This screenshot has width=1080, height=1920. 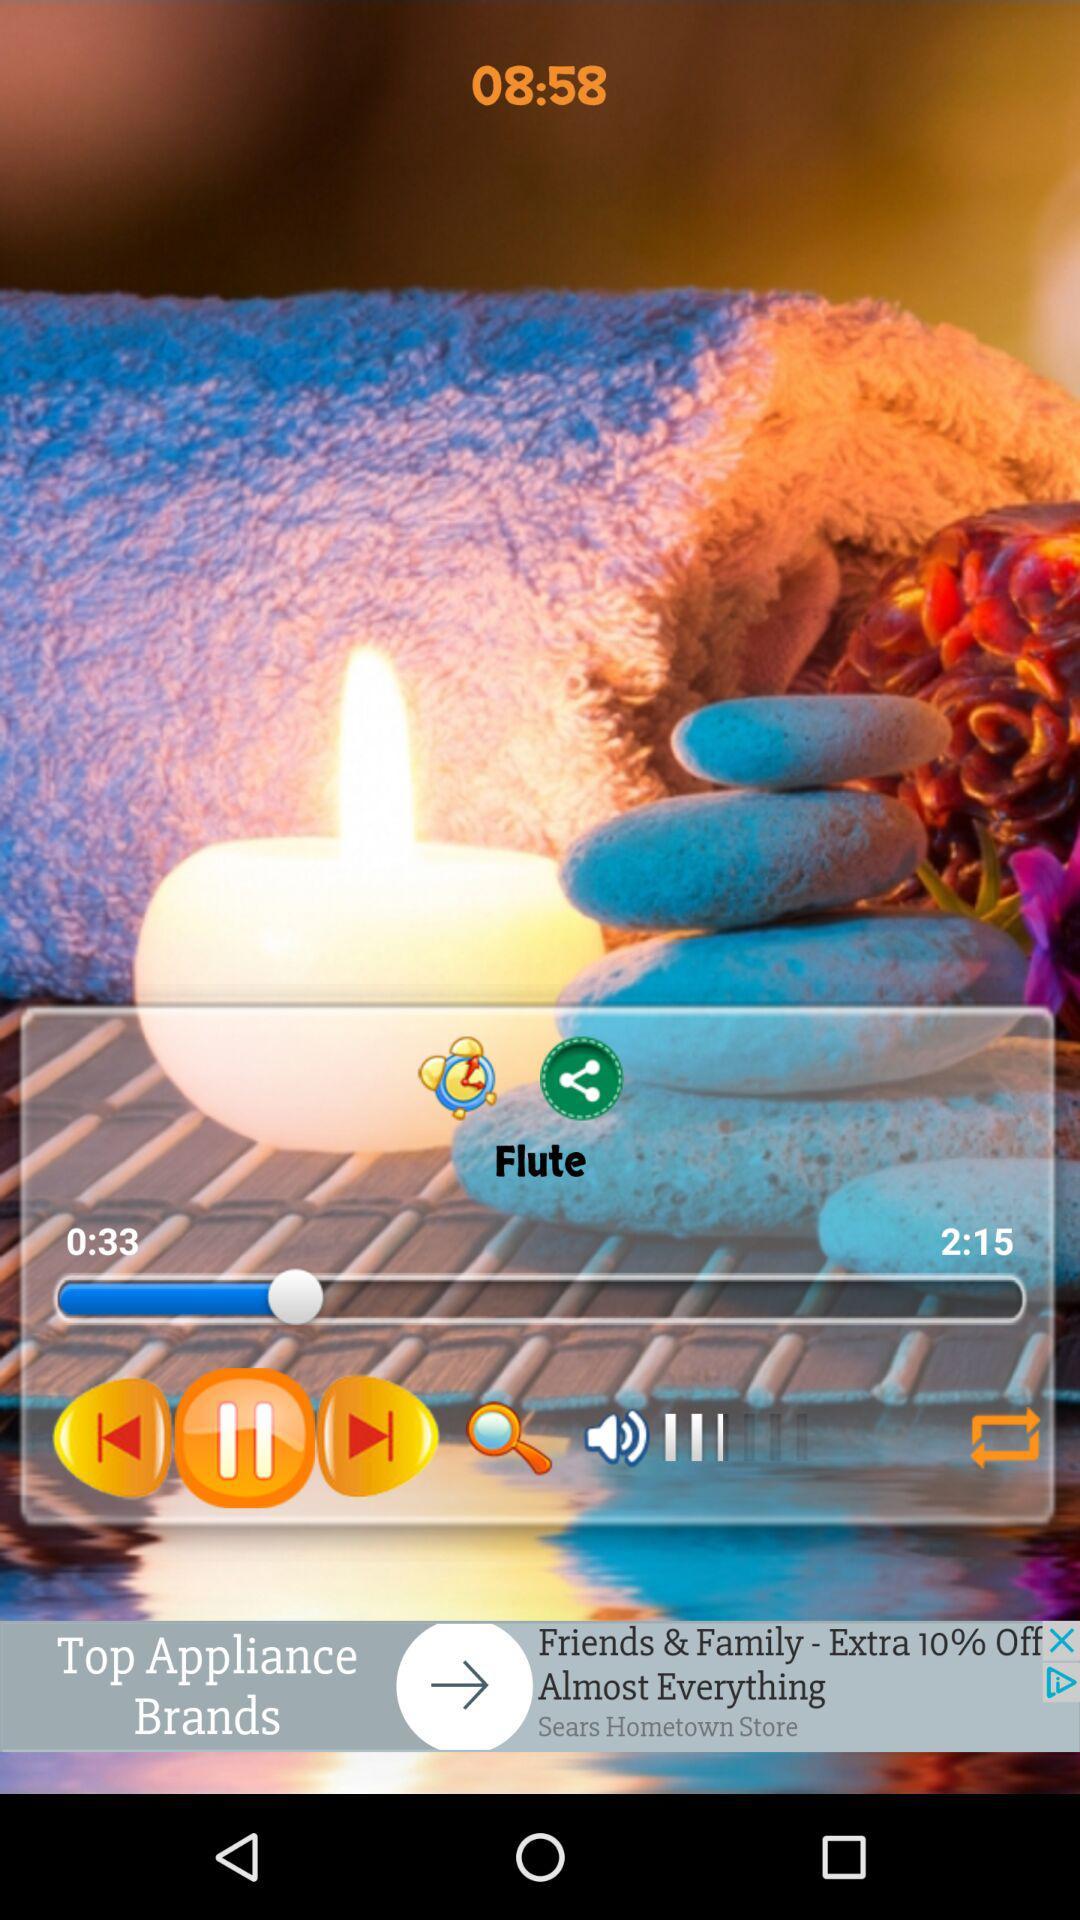 I want to click on sound volume option, so click(x=616, y=1436).